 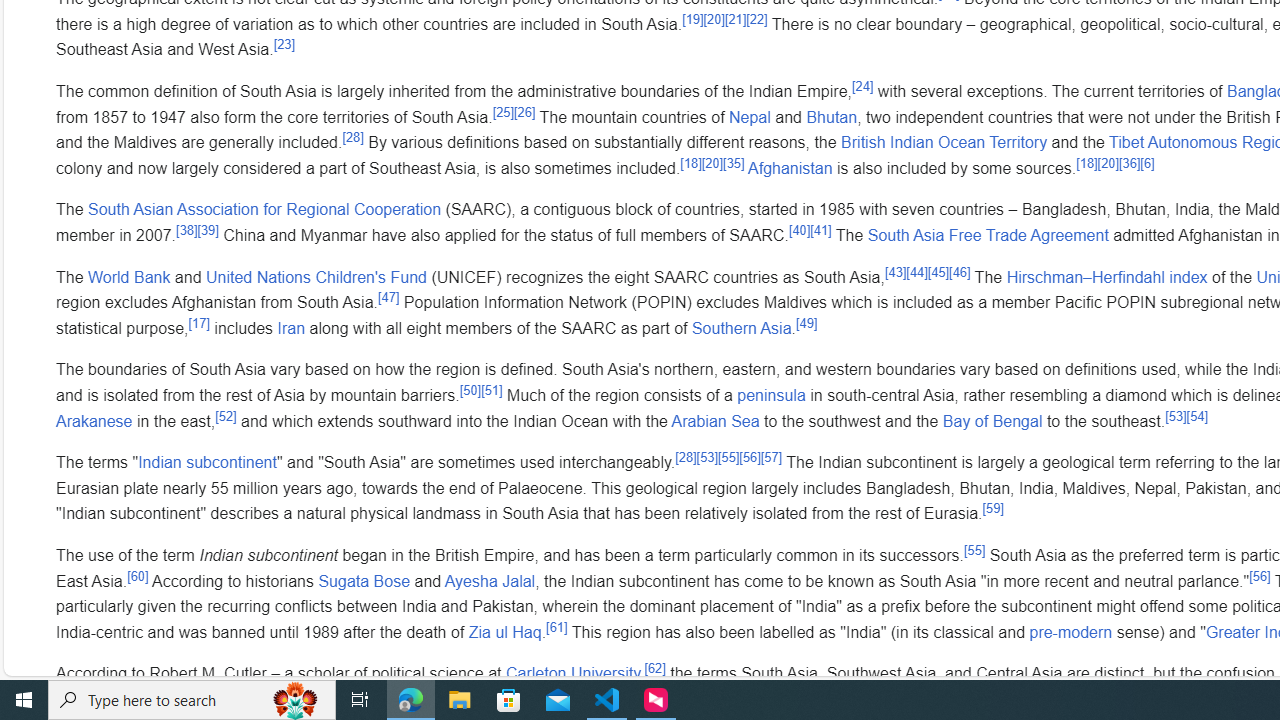 I want to click on '[57]', so click(x=770, y=457).